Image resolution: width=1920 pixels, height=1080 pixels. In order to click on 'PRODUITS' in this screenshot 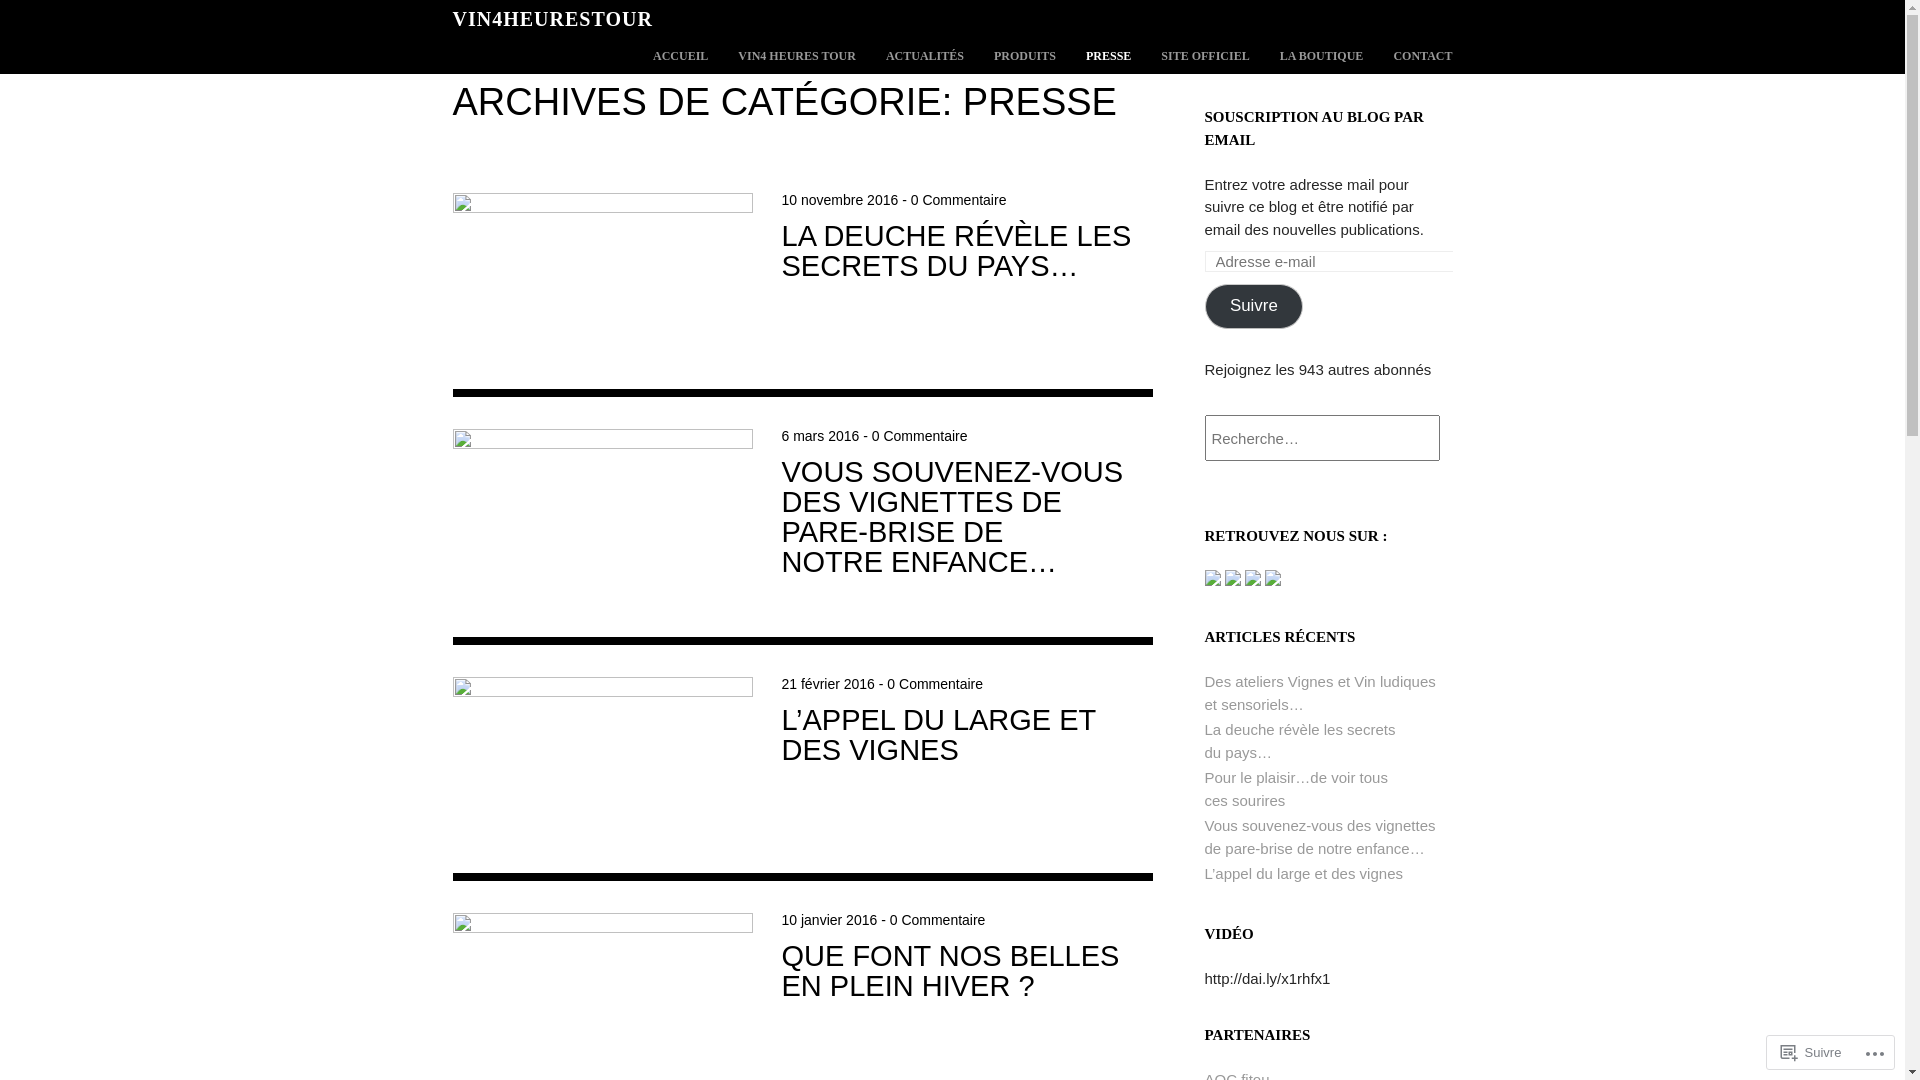, I will do `click(1025, 55)`.